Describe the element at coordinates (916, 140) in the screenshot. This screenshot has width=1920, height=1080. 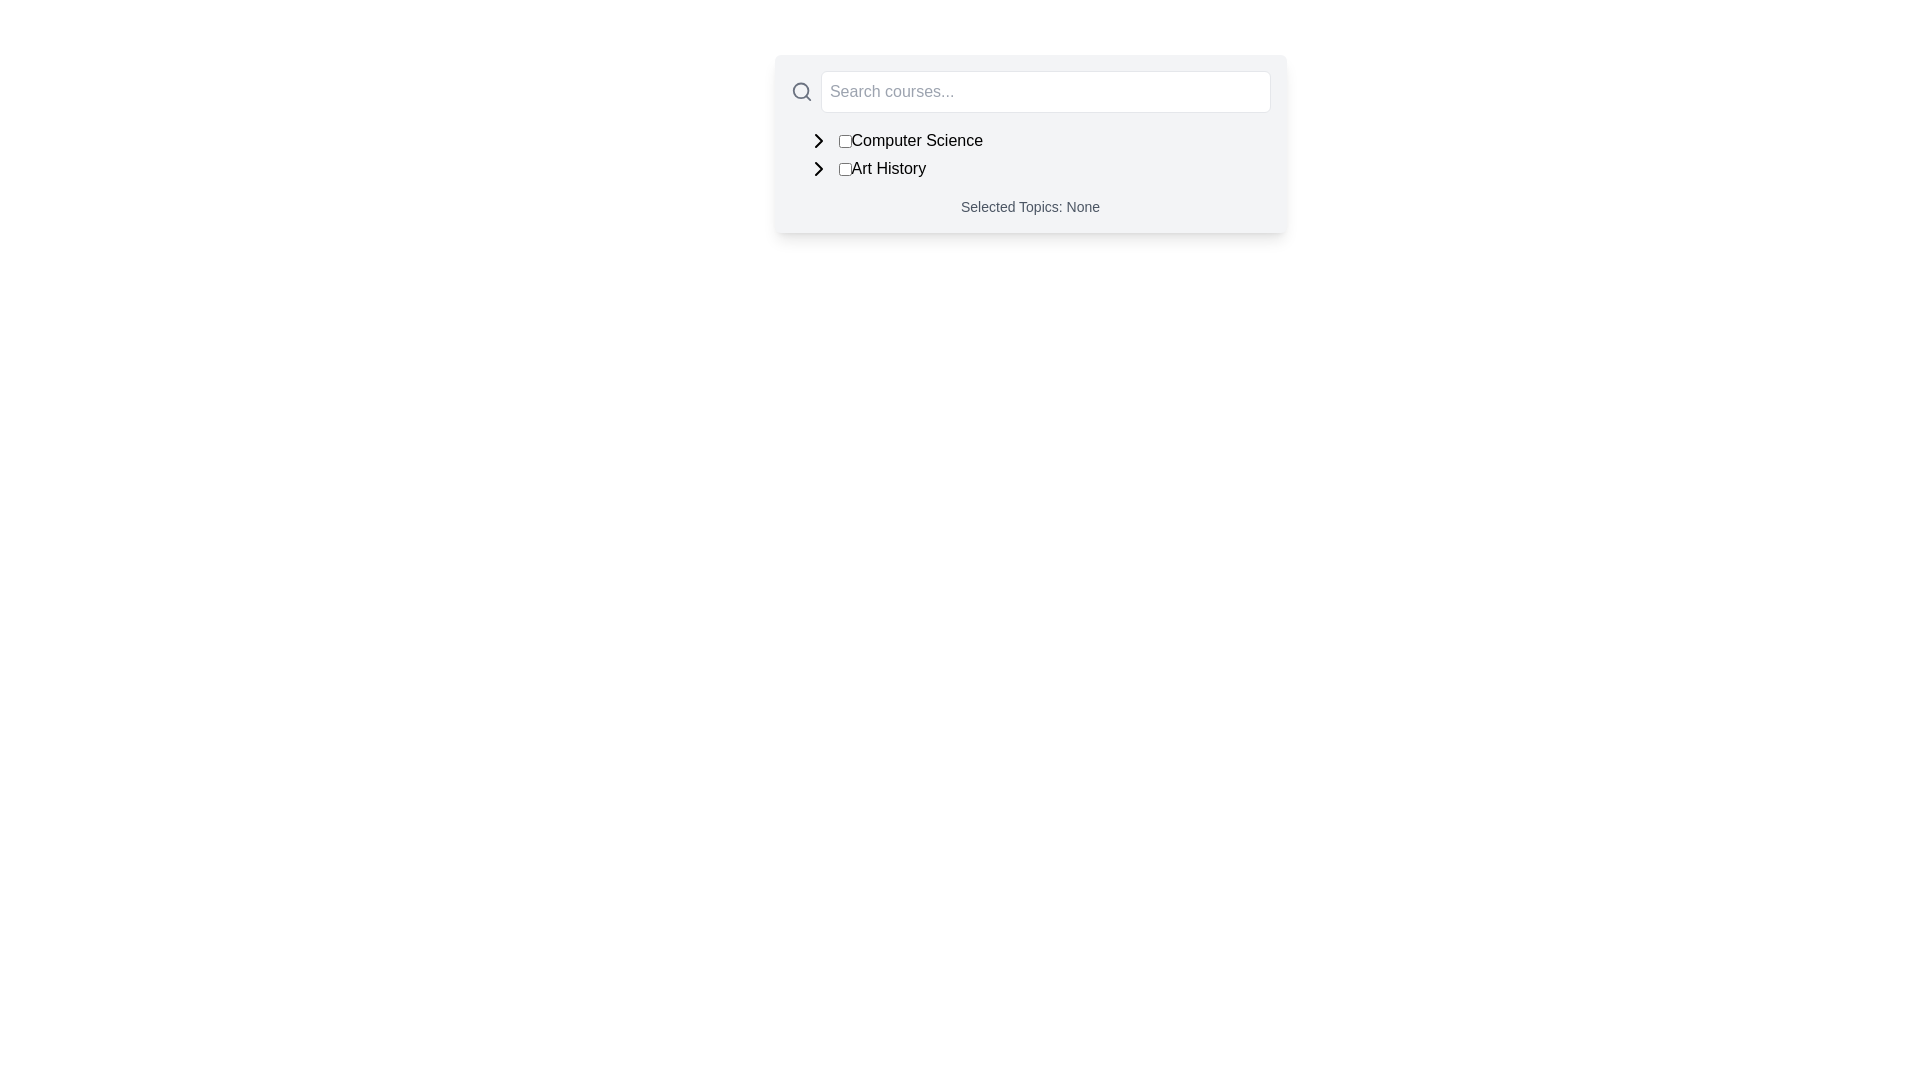
I see `text label identifying the 'Computer Science' option, which is the first in a vertical list below the search bar` at that location.